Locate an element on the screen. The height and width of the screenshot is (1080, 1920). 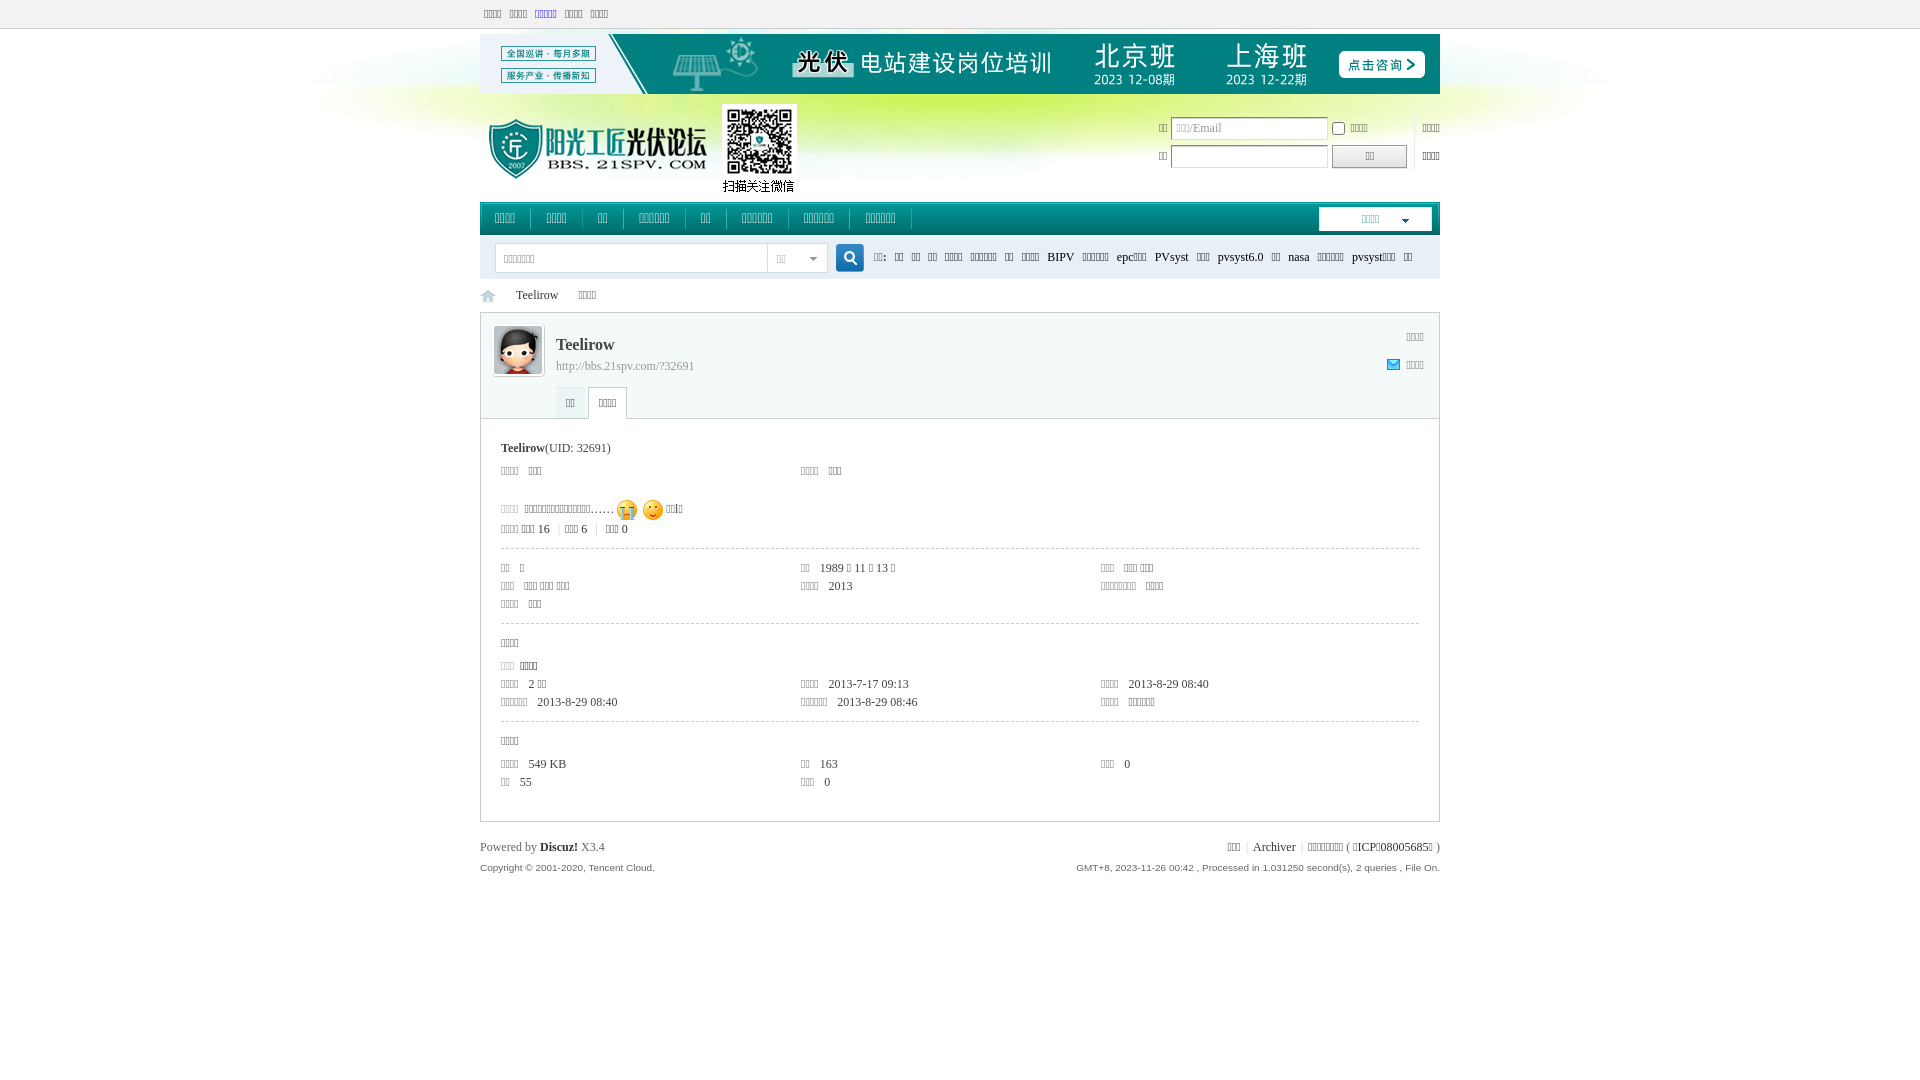
'http://bbs.21spv.com/?32691' is located at coordinates (624, 366).